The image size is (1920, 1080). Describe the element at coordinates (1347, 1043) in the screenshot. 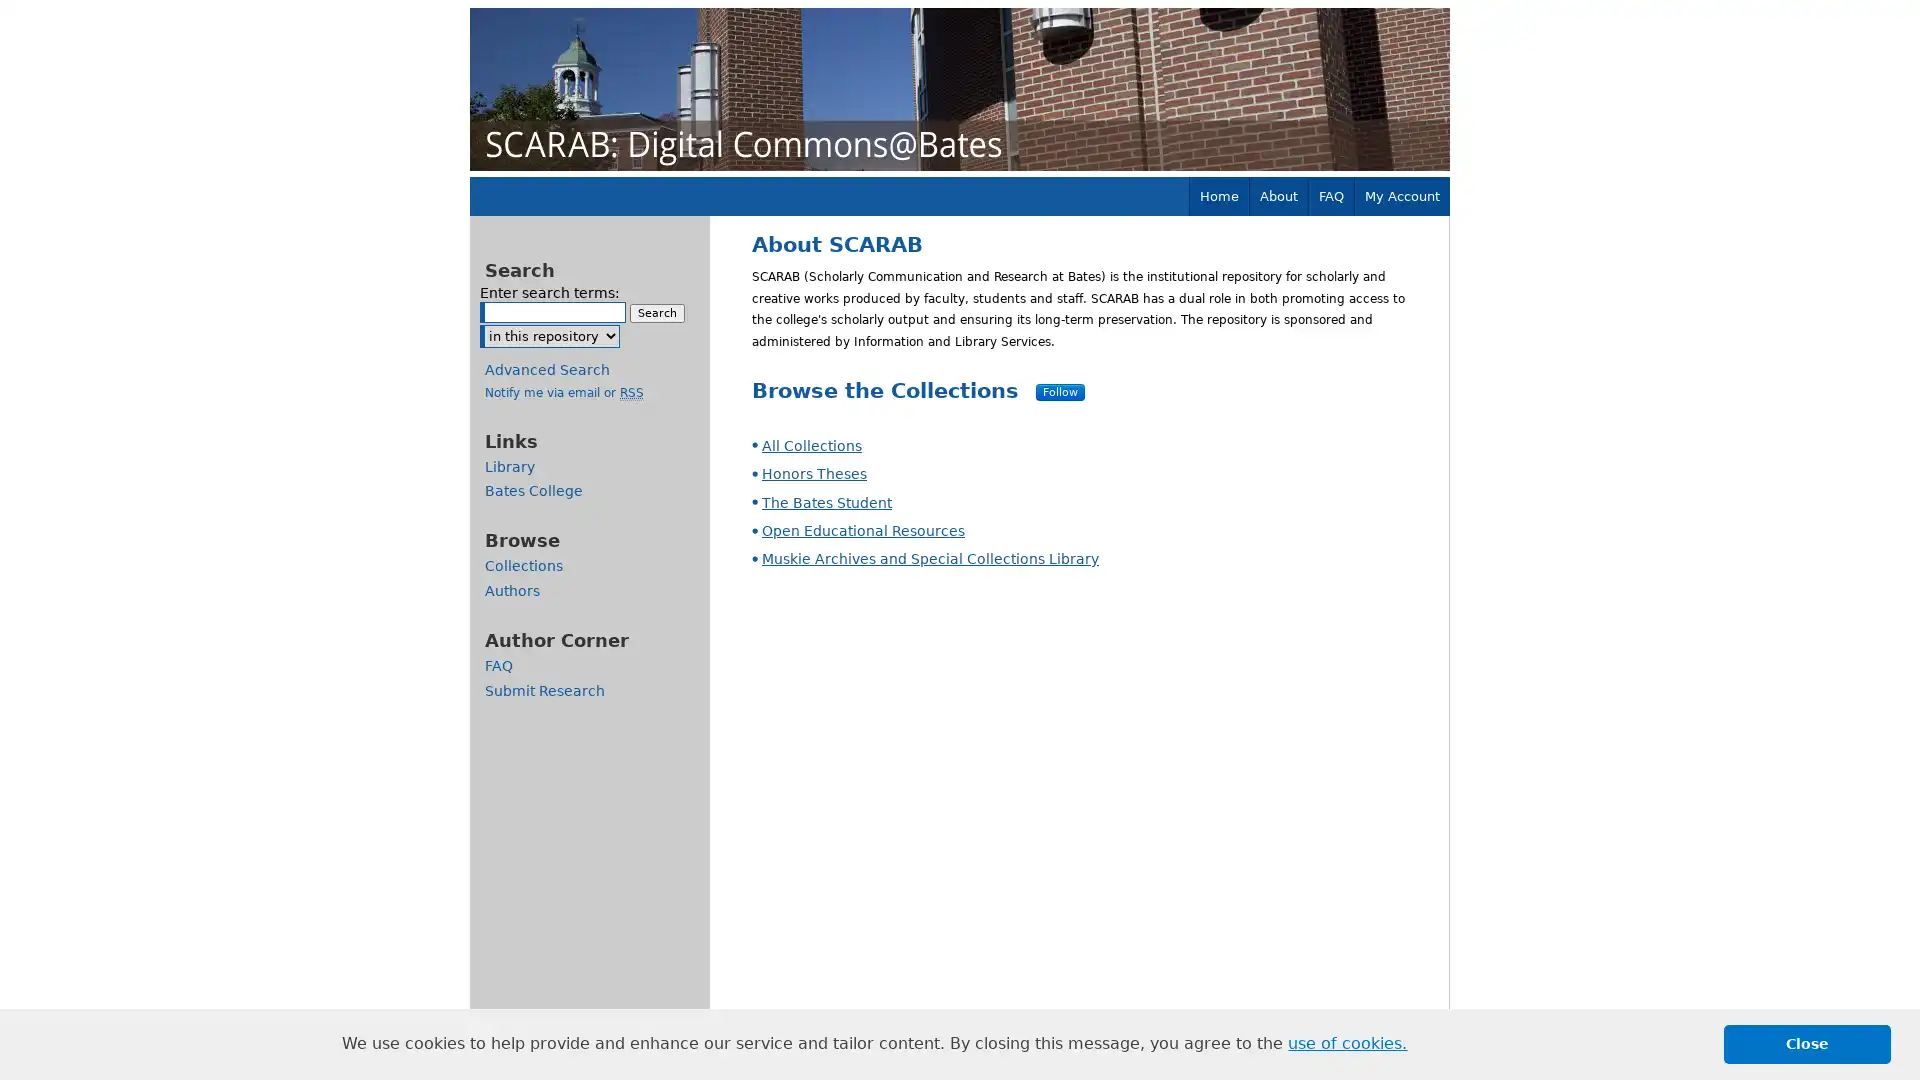

I see `learn more about cookies` at that location.